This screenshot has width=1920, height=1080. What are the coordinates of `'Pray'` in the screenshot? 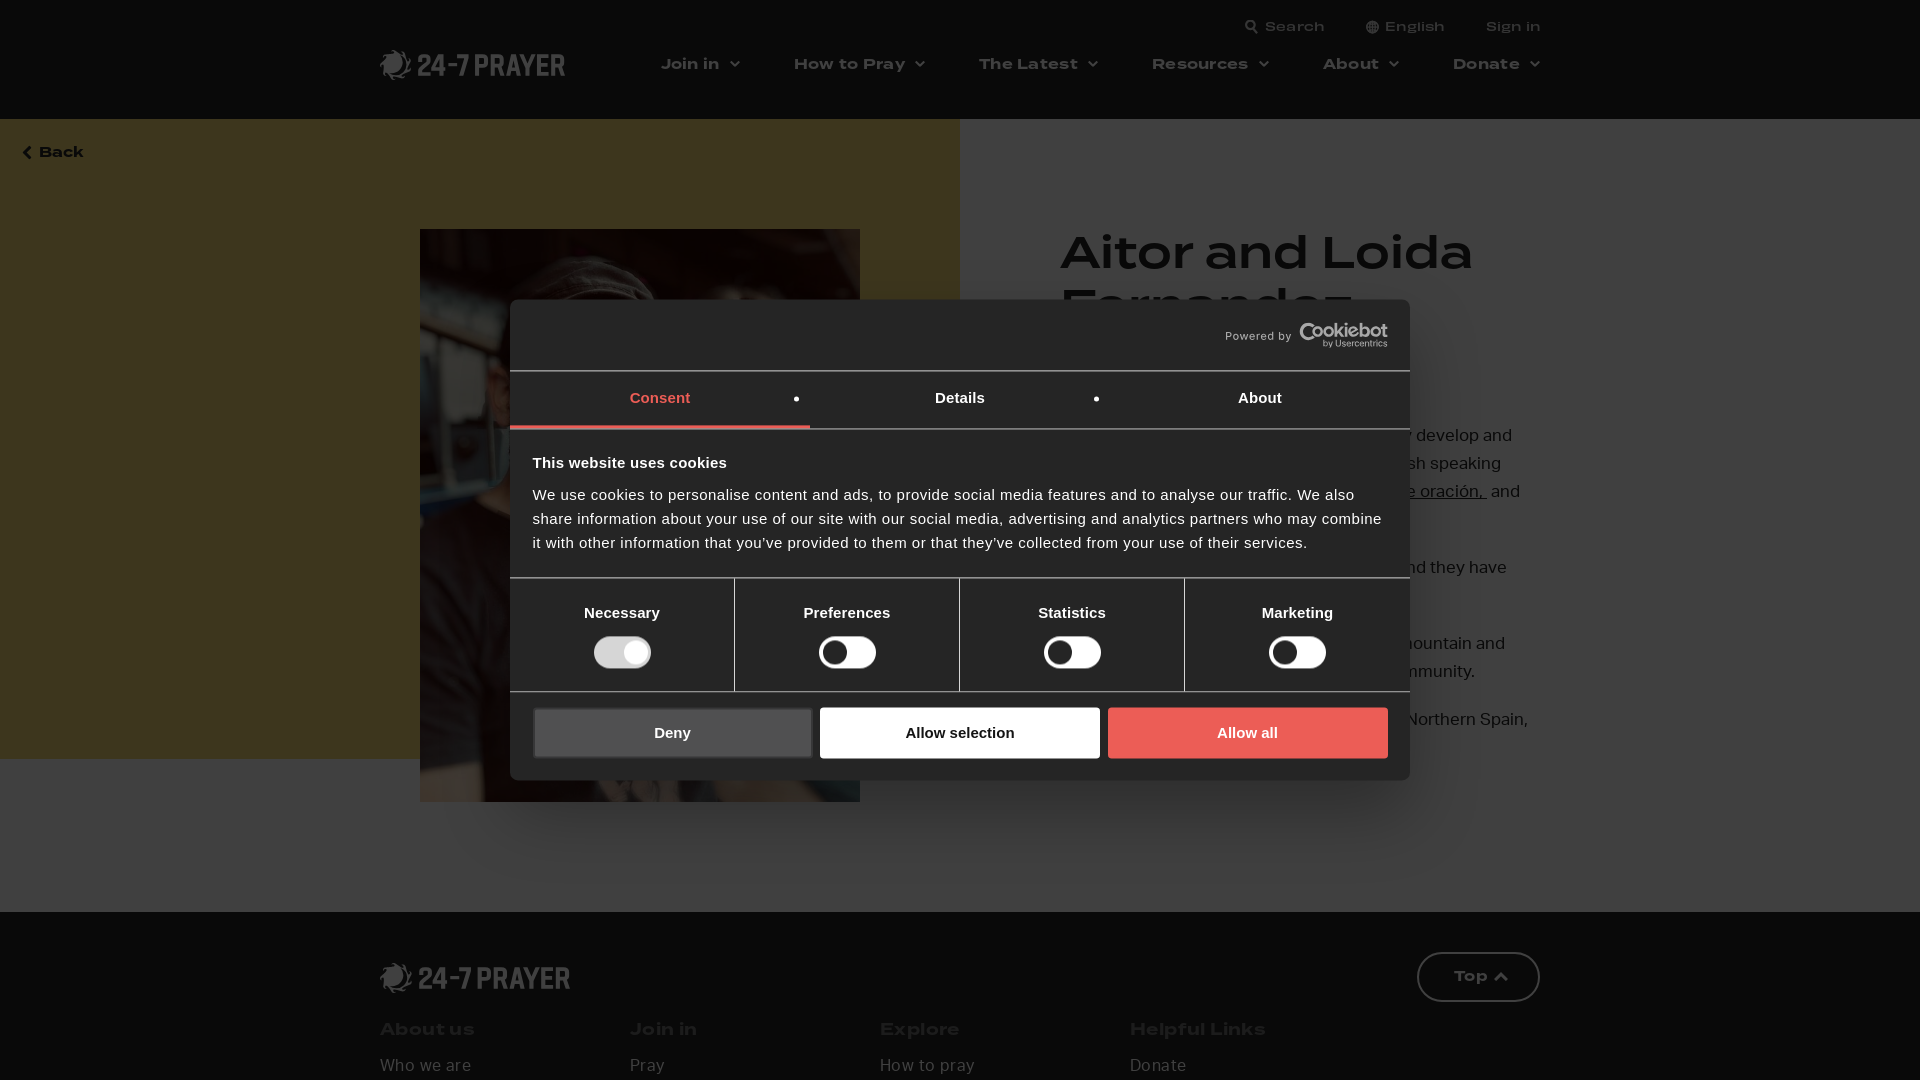 It's located at (647, 1067).